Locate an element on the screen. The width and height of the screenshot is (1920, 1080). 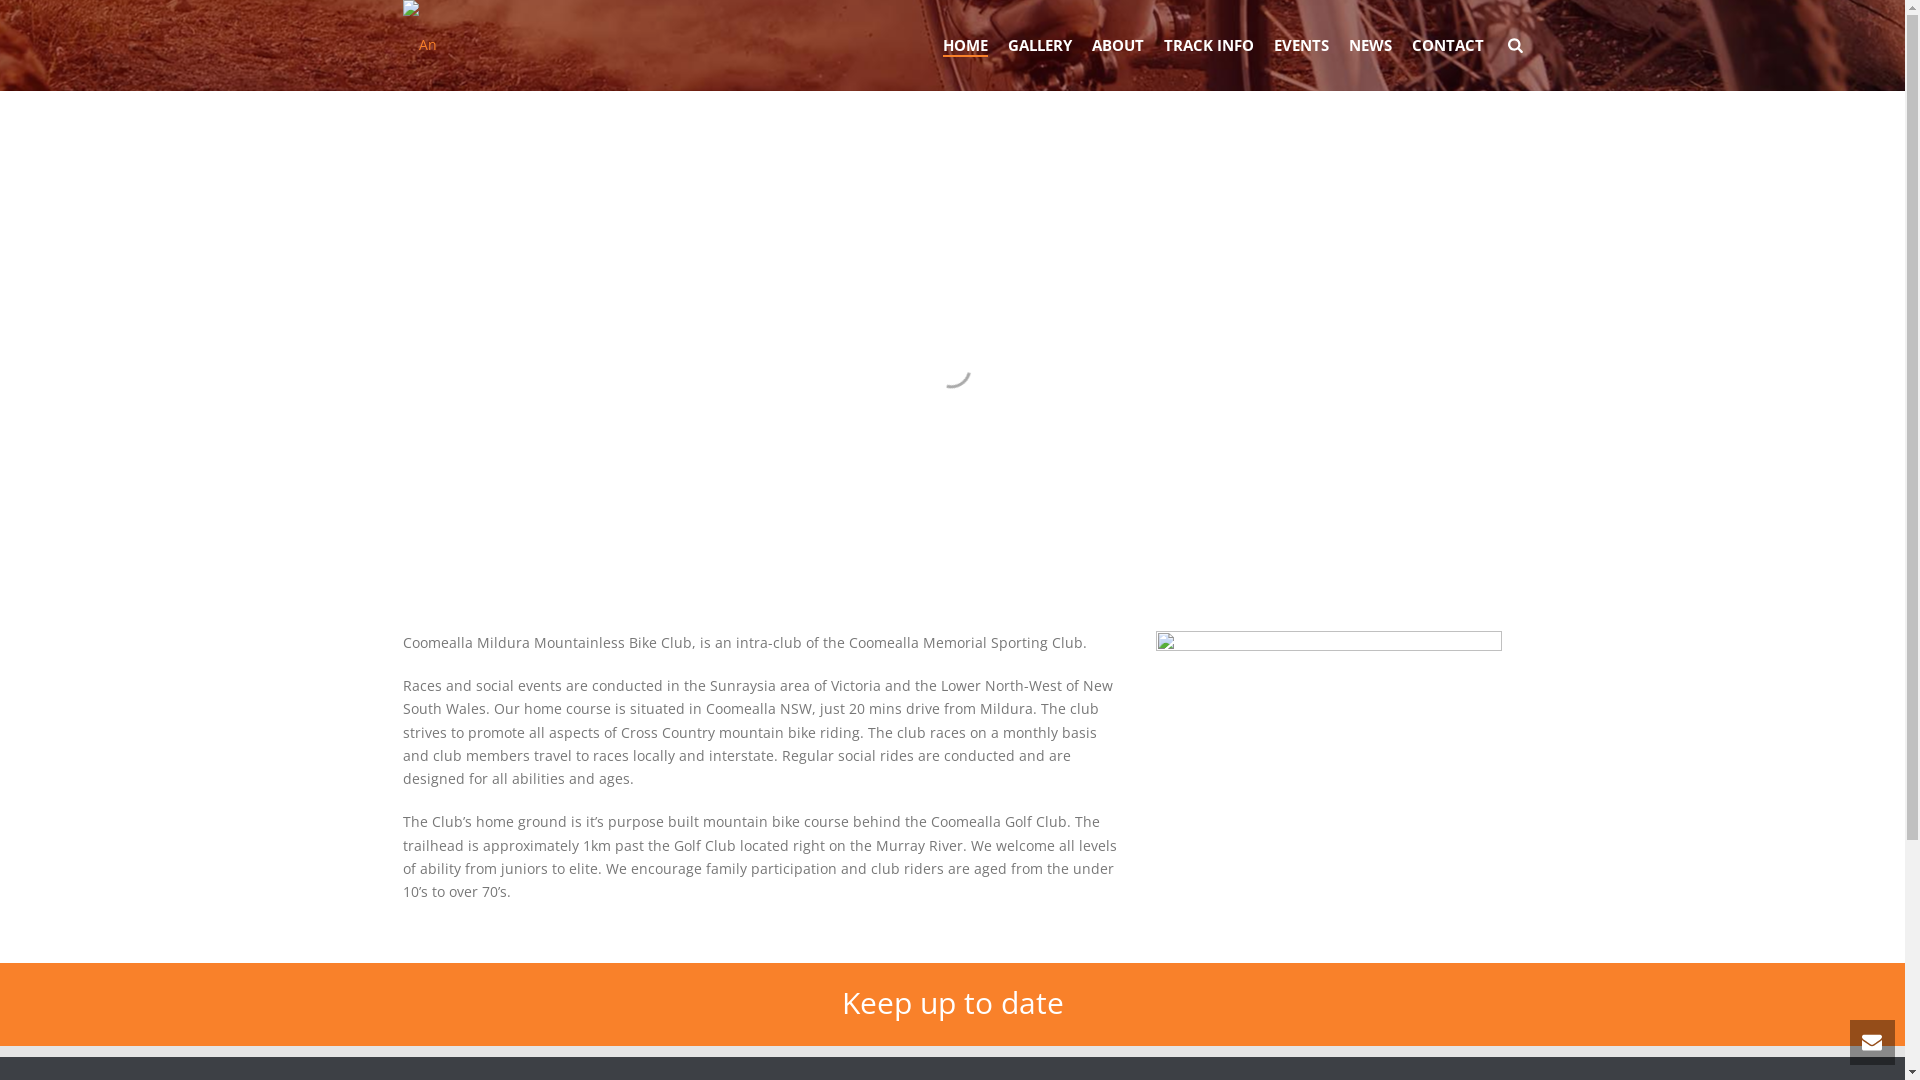
'TRACK INFO' is located at coordinates (1208, 45).